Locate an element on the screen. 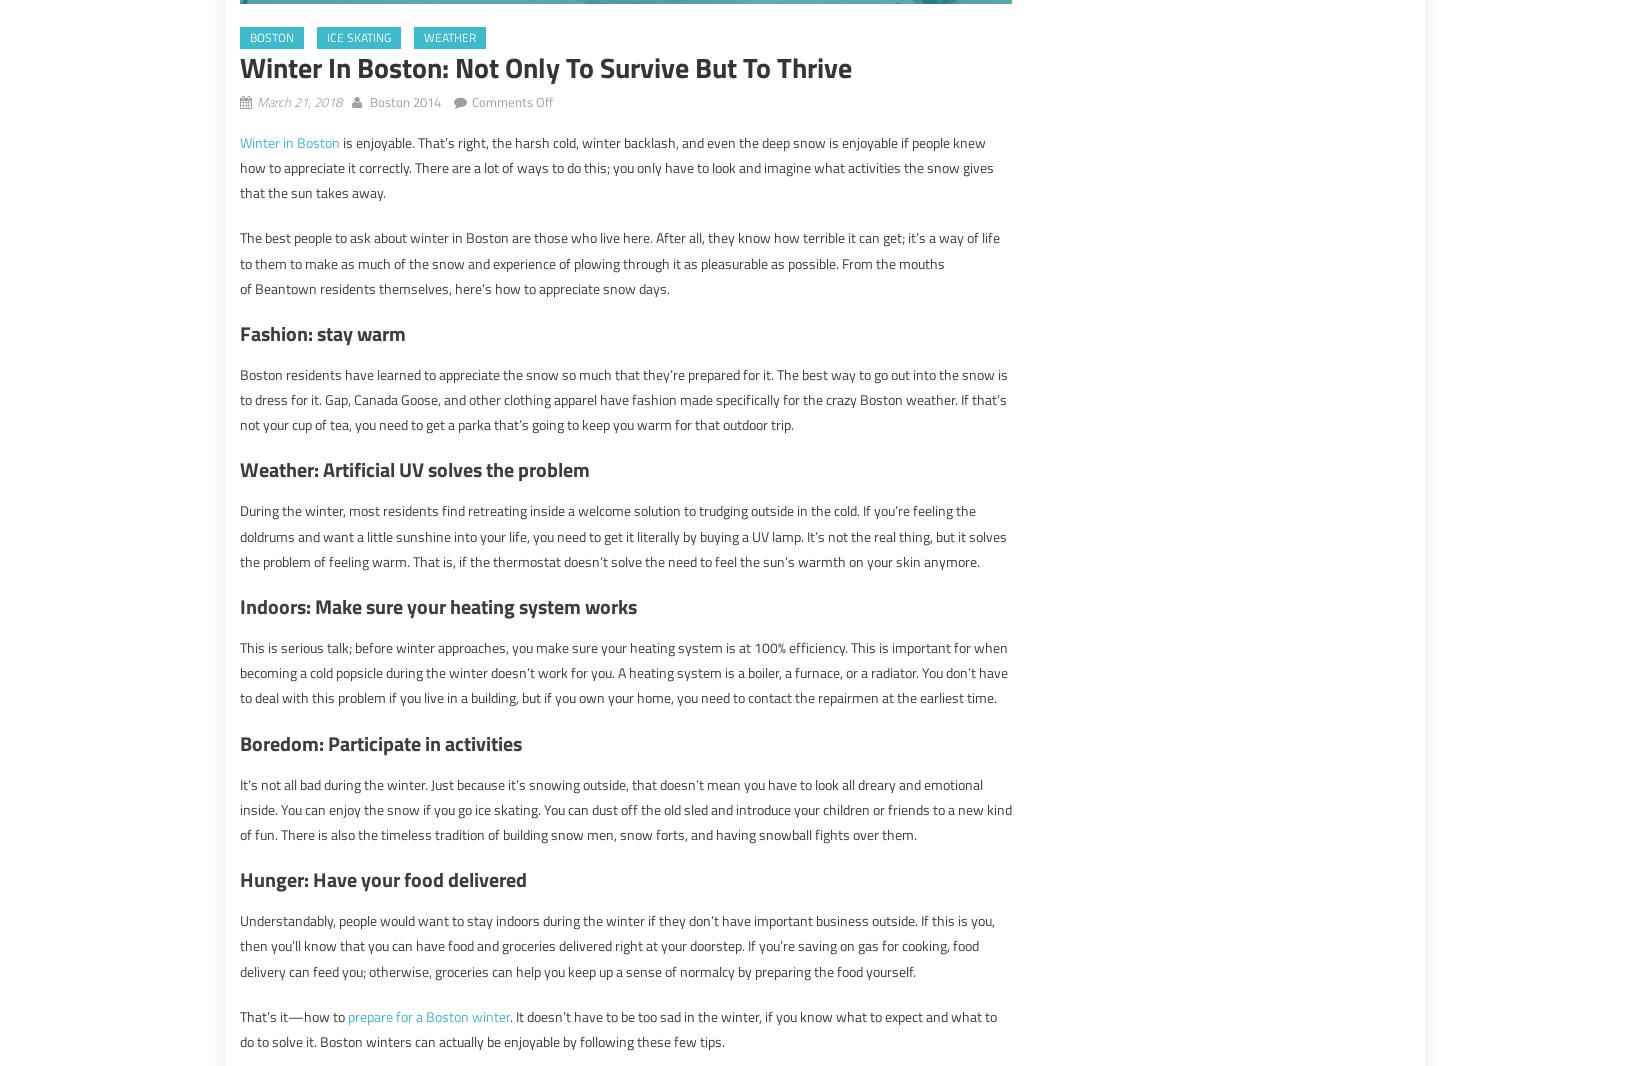 Image resolution: width=1650 pixels, height=1066 pixels. 'Boredom: Participate in activities' is located at coordinates (240, 741).